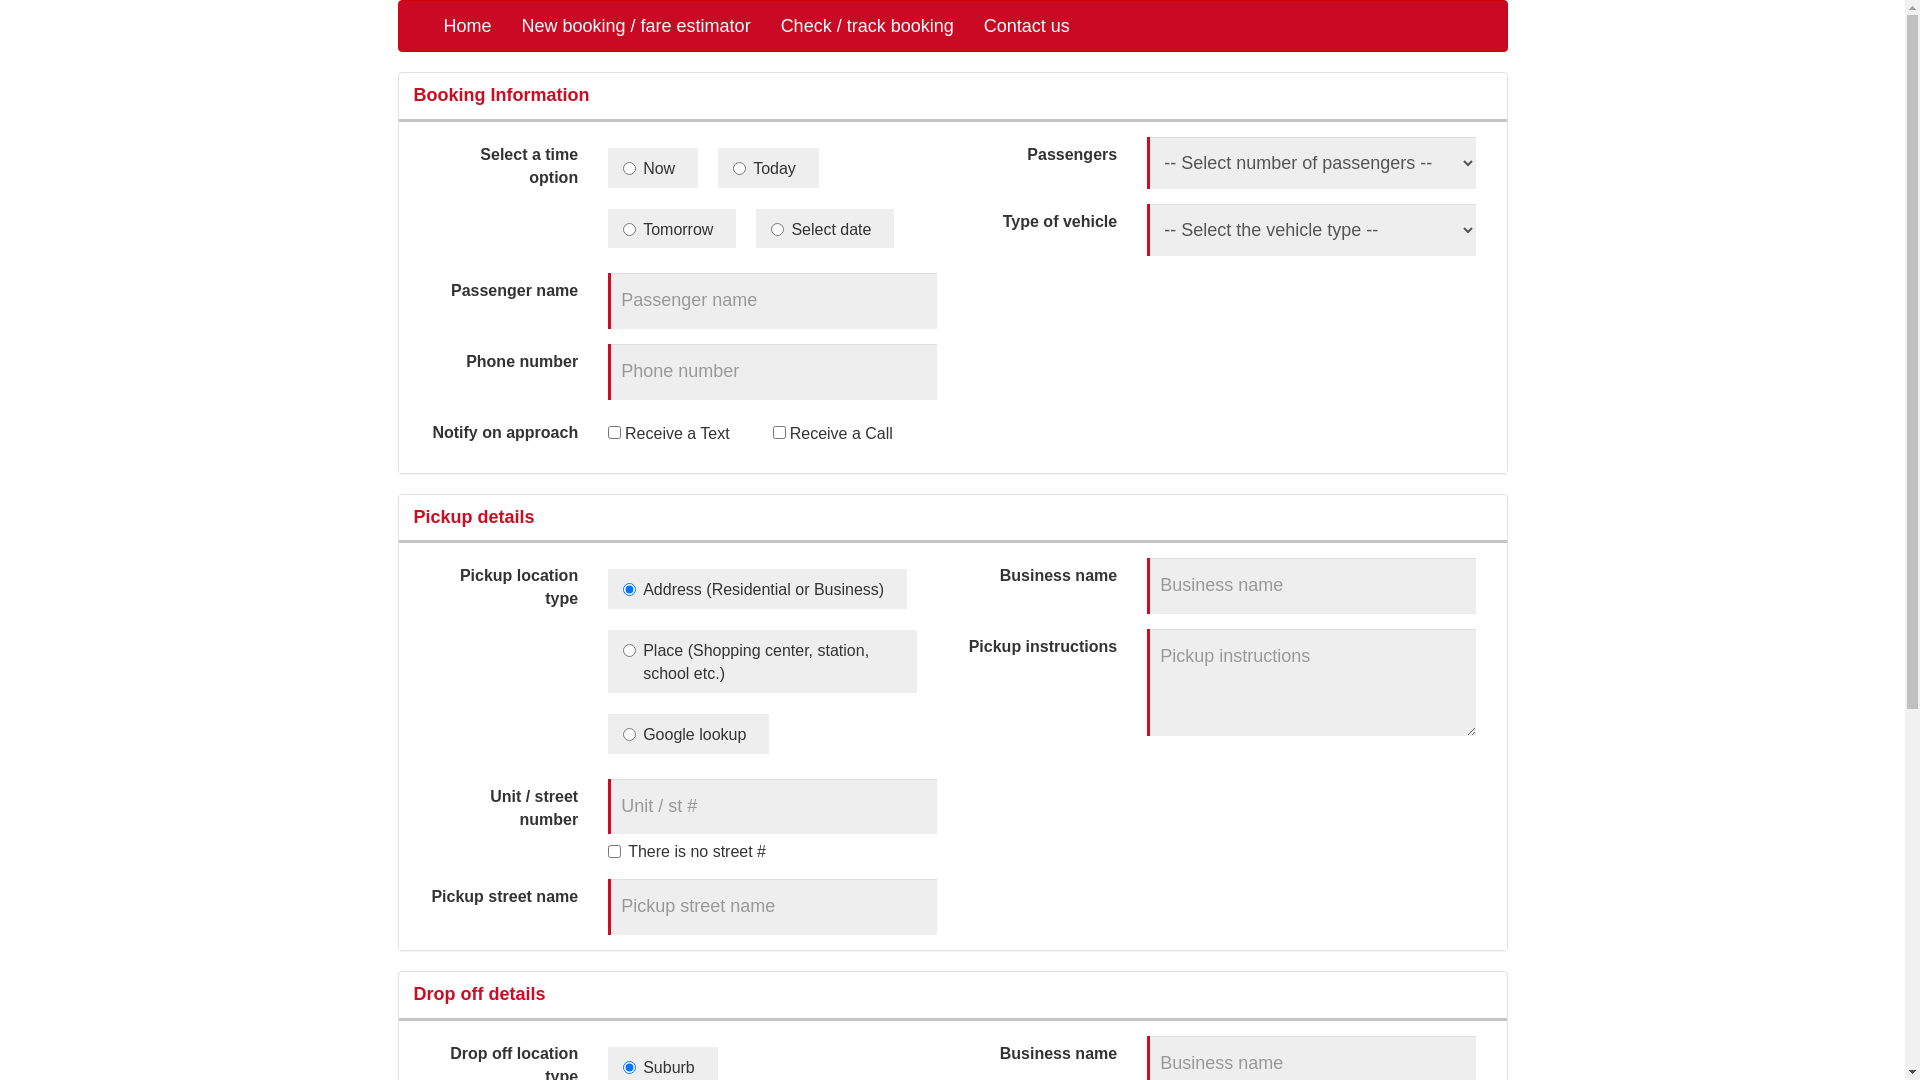 This screenshot has height=1080, width=1920. Describe the element at coordinates (1027, 26) in the screenshot. I see `'Contact us'` at that location.